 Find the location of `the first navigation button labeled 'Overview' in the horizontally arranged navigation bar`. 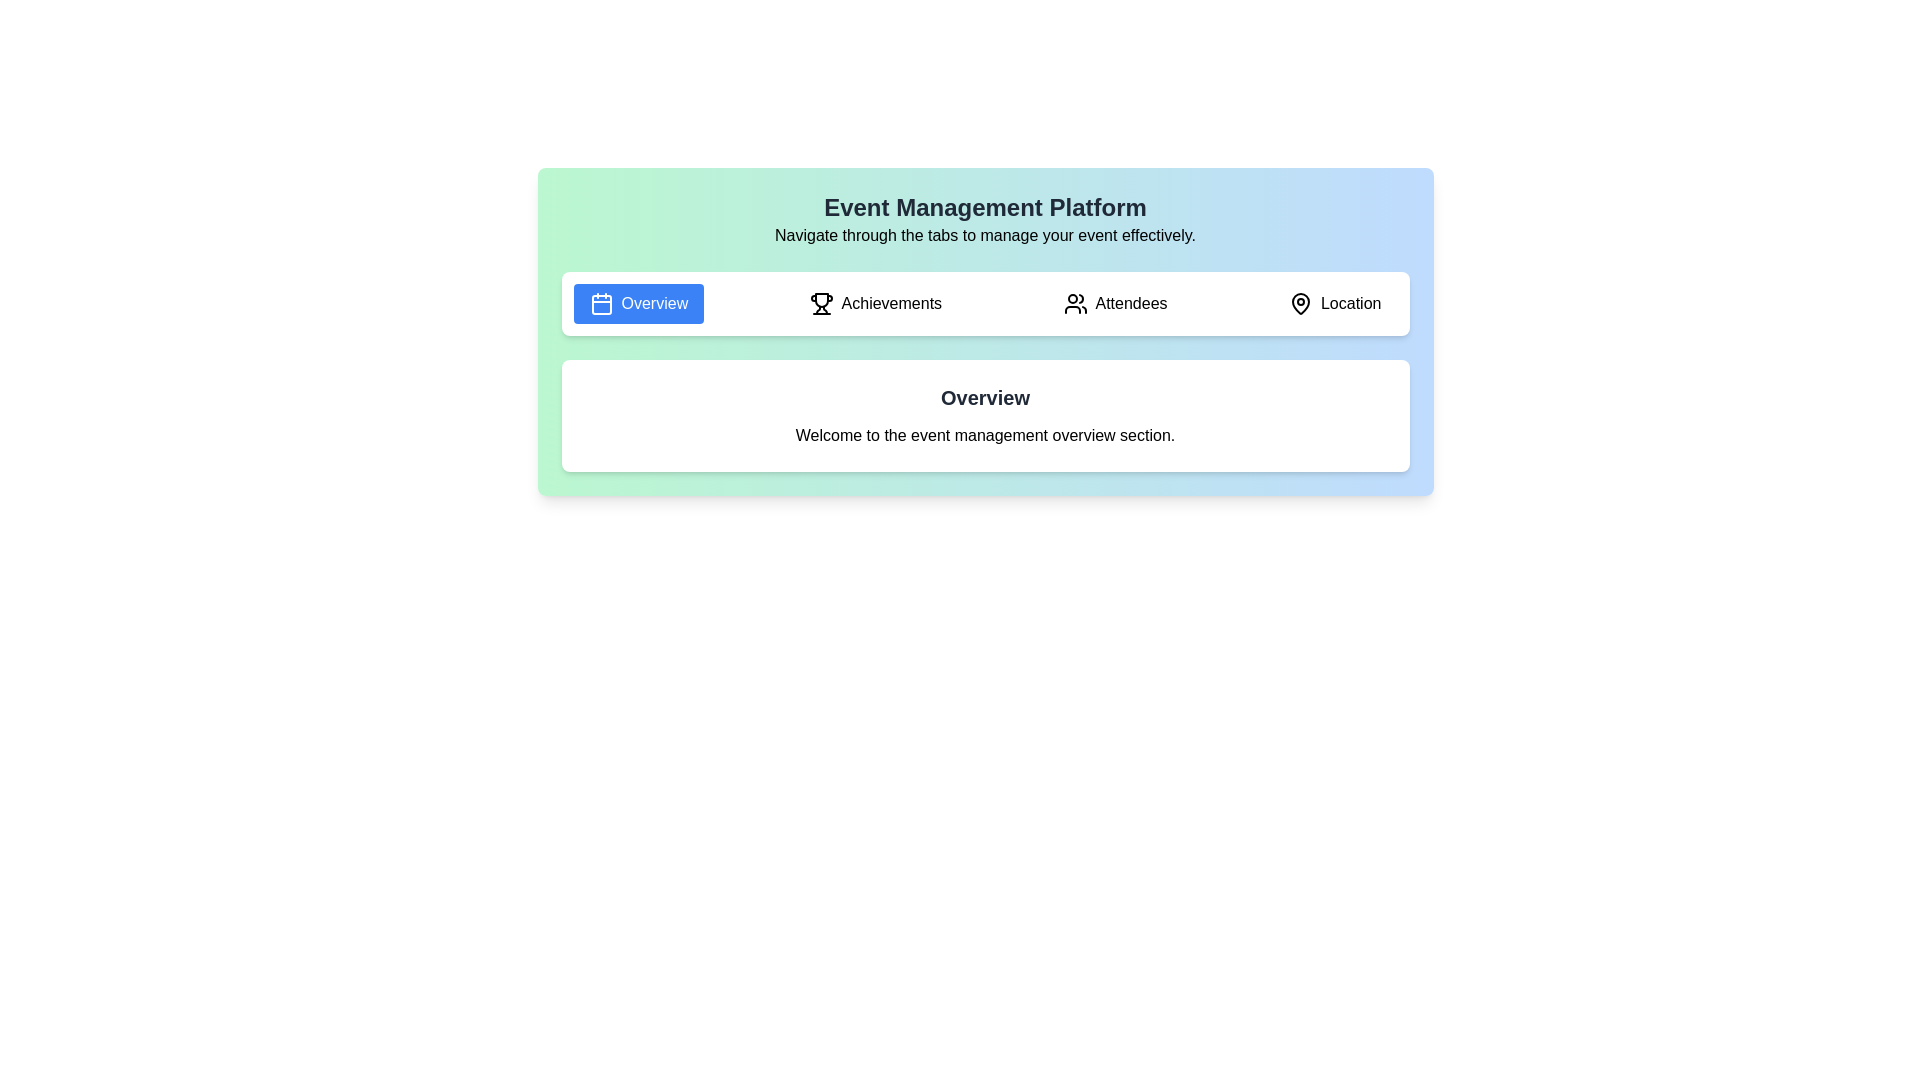

the first navigation button labeled 'Overview' in the horizontally arranged navigation bar is located at coordinates (654, 304).